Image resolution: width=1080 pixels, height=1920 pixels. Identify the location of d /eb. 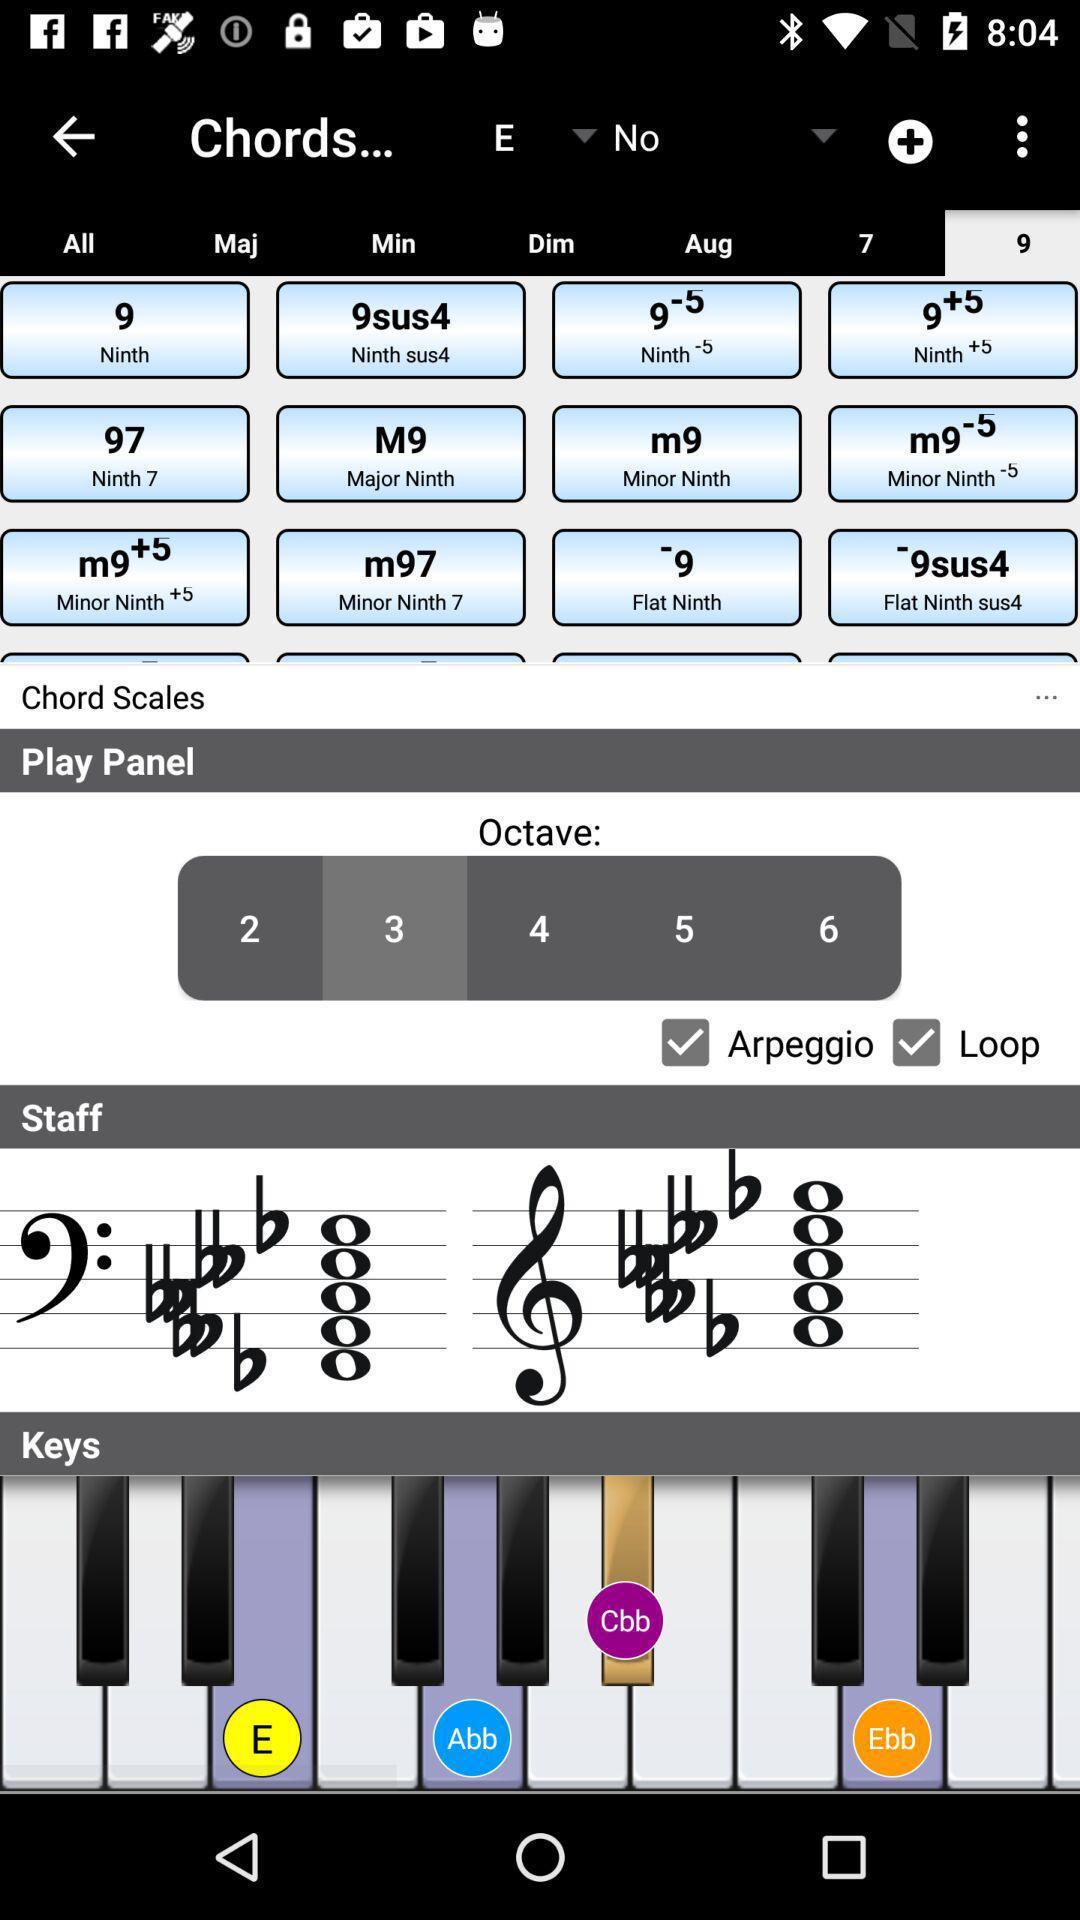
(207, 1579).